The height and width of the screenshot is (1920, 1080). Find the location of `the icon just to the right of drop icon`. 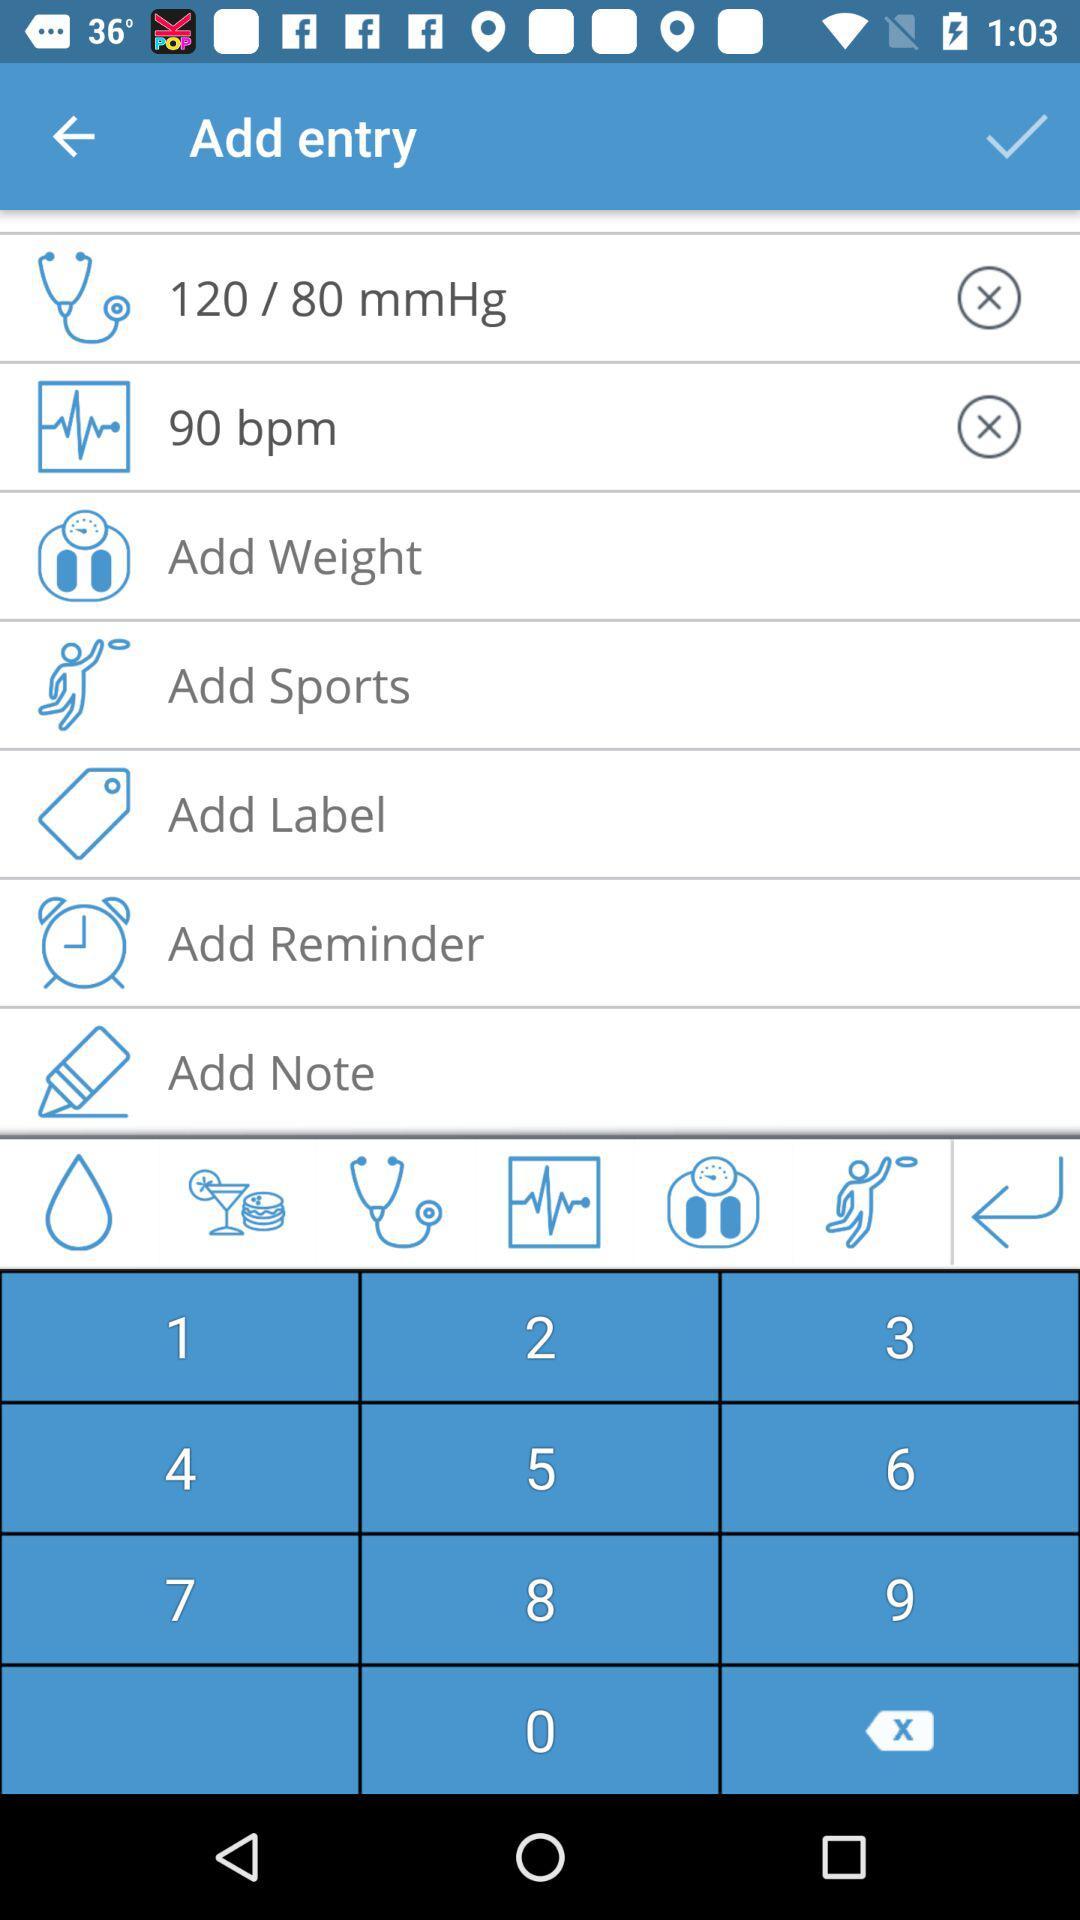

the icon just to the right of drop icon is located at coordinates (235, 1200).